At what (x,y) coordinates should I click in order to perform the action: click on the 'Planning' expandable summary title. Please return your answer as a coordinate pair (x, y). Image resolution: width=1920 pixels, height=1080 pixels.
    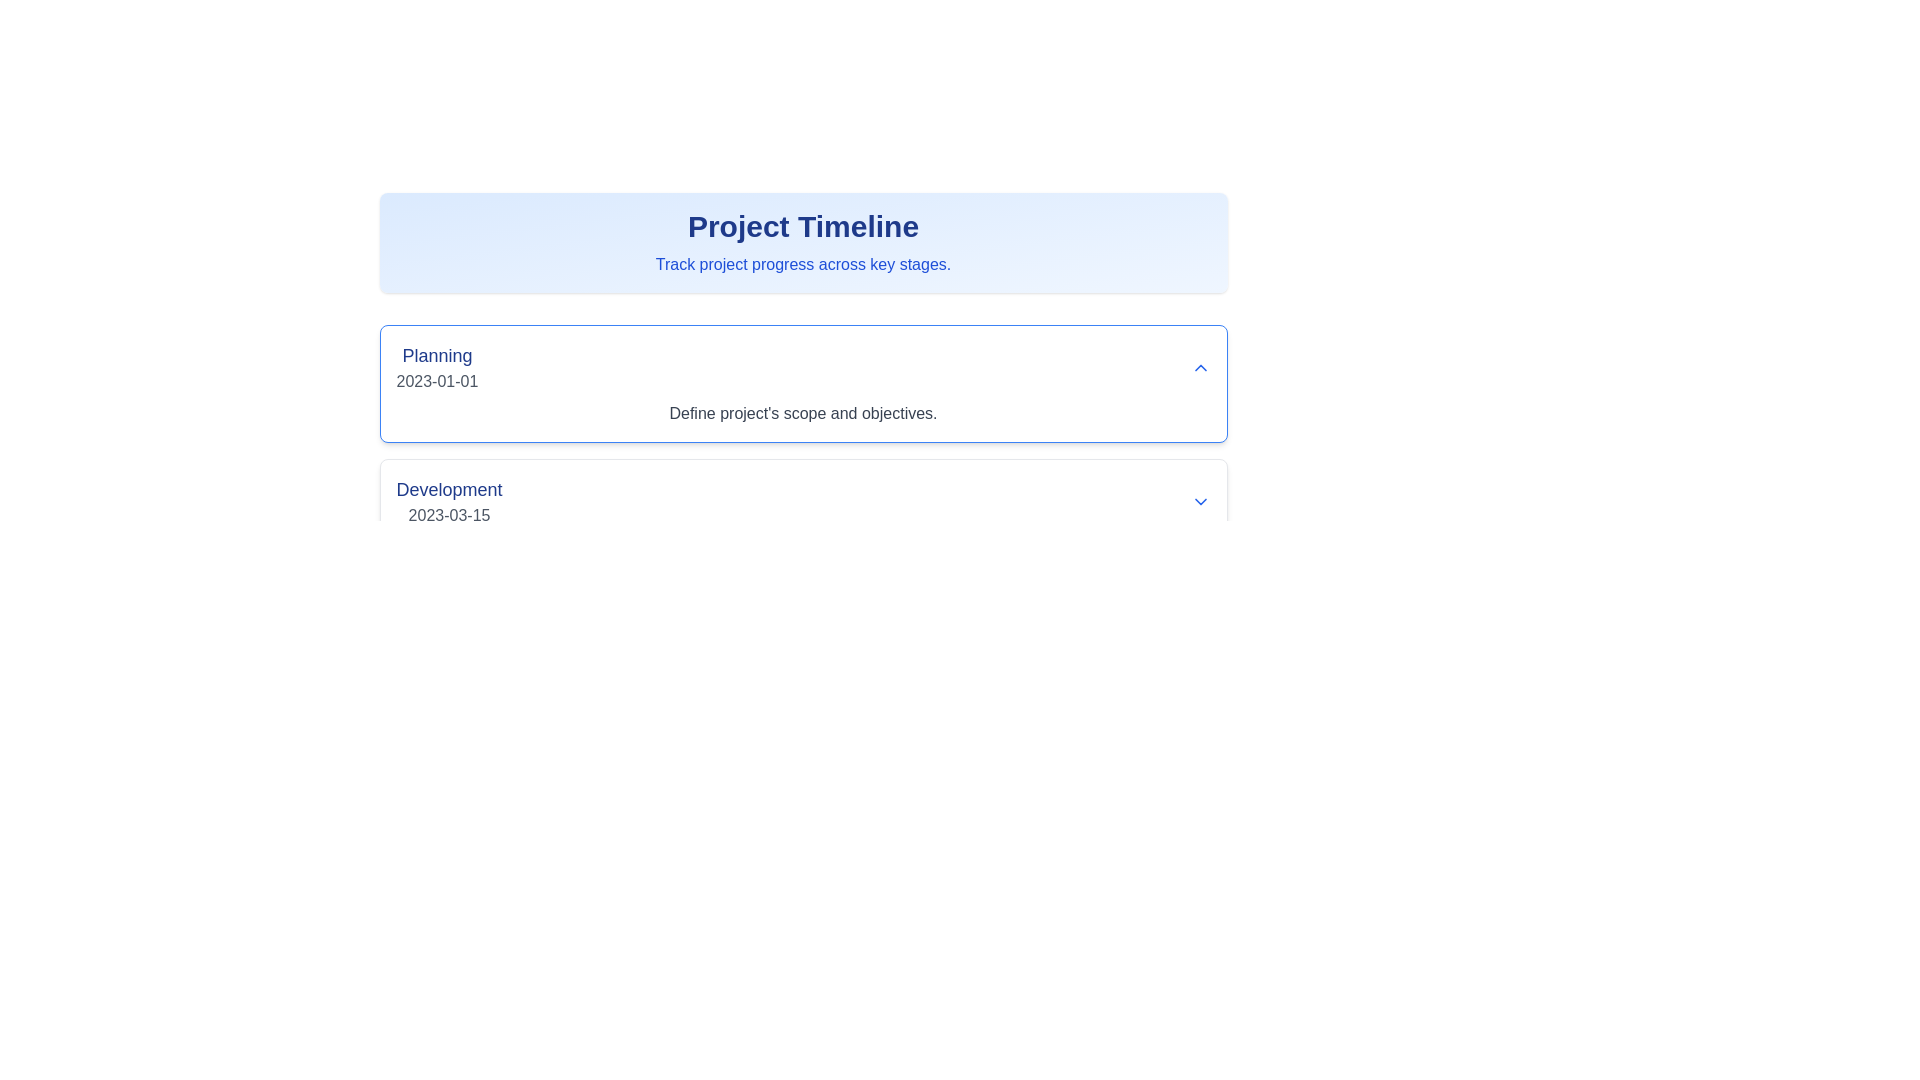
    Looking at the image, I should click on (803, 367).